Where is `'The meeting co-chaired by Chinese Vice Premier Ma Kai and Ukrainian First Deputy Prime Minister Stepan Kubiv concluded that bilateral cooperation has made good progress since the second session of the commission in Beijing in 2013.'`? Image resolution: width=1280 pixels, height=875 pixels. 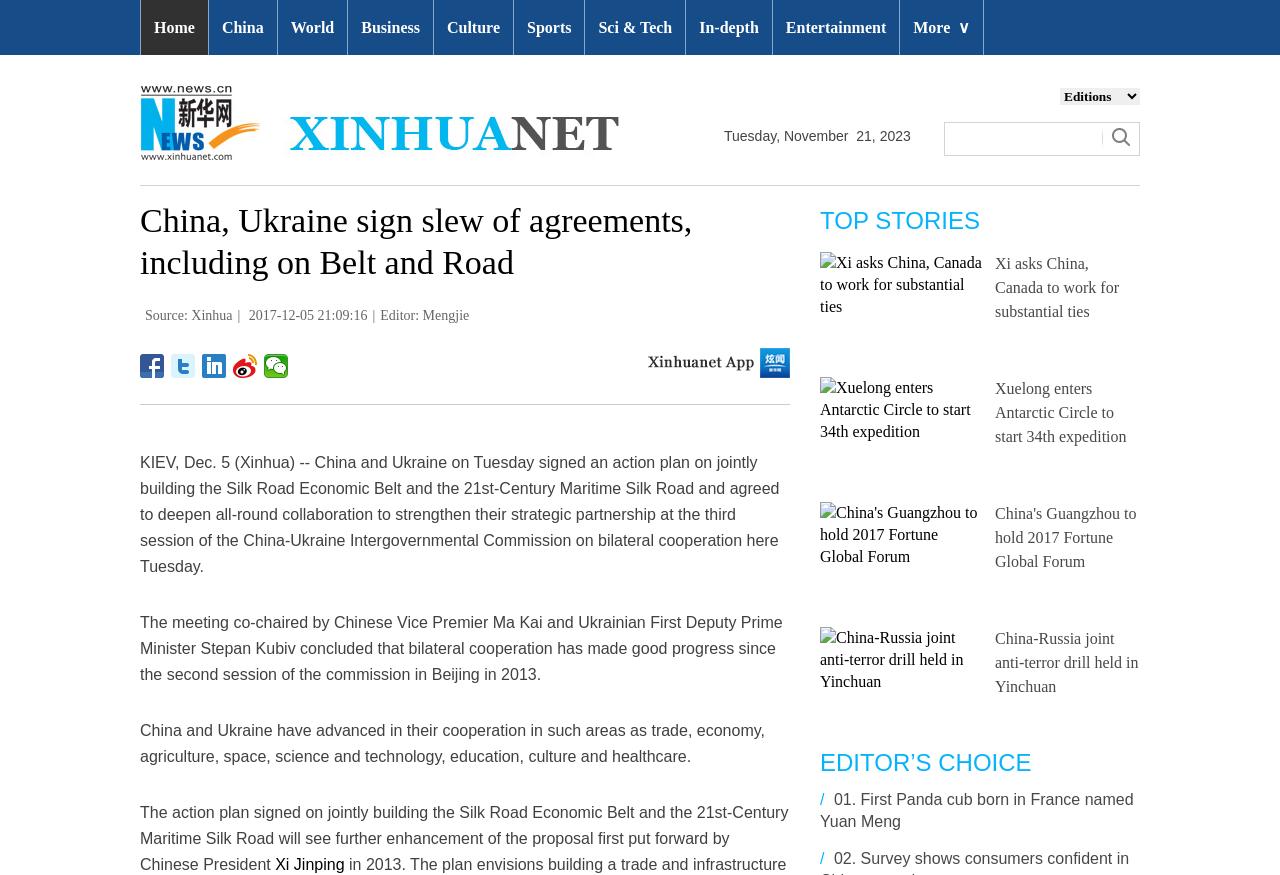 'The meeting co-chaired by Chinese Vice Premier Ma Kai and Ukrainian First Deputy Prime Minister Stepan Kubiv concluded that bilateral cooperation has made good progress since the second session of the commission in Beijing in 2013.' is located at coordinates (460, 647).